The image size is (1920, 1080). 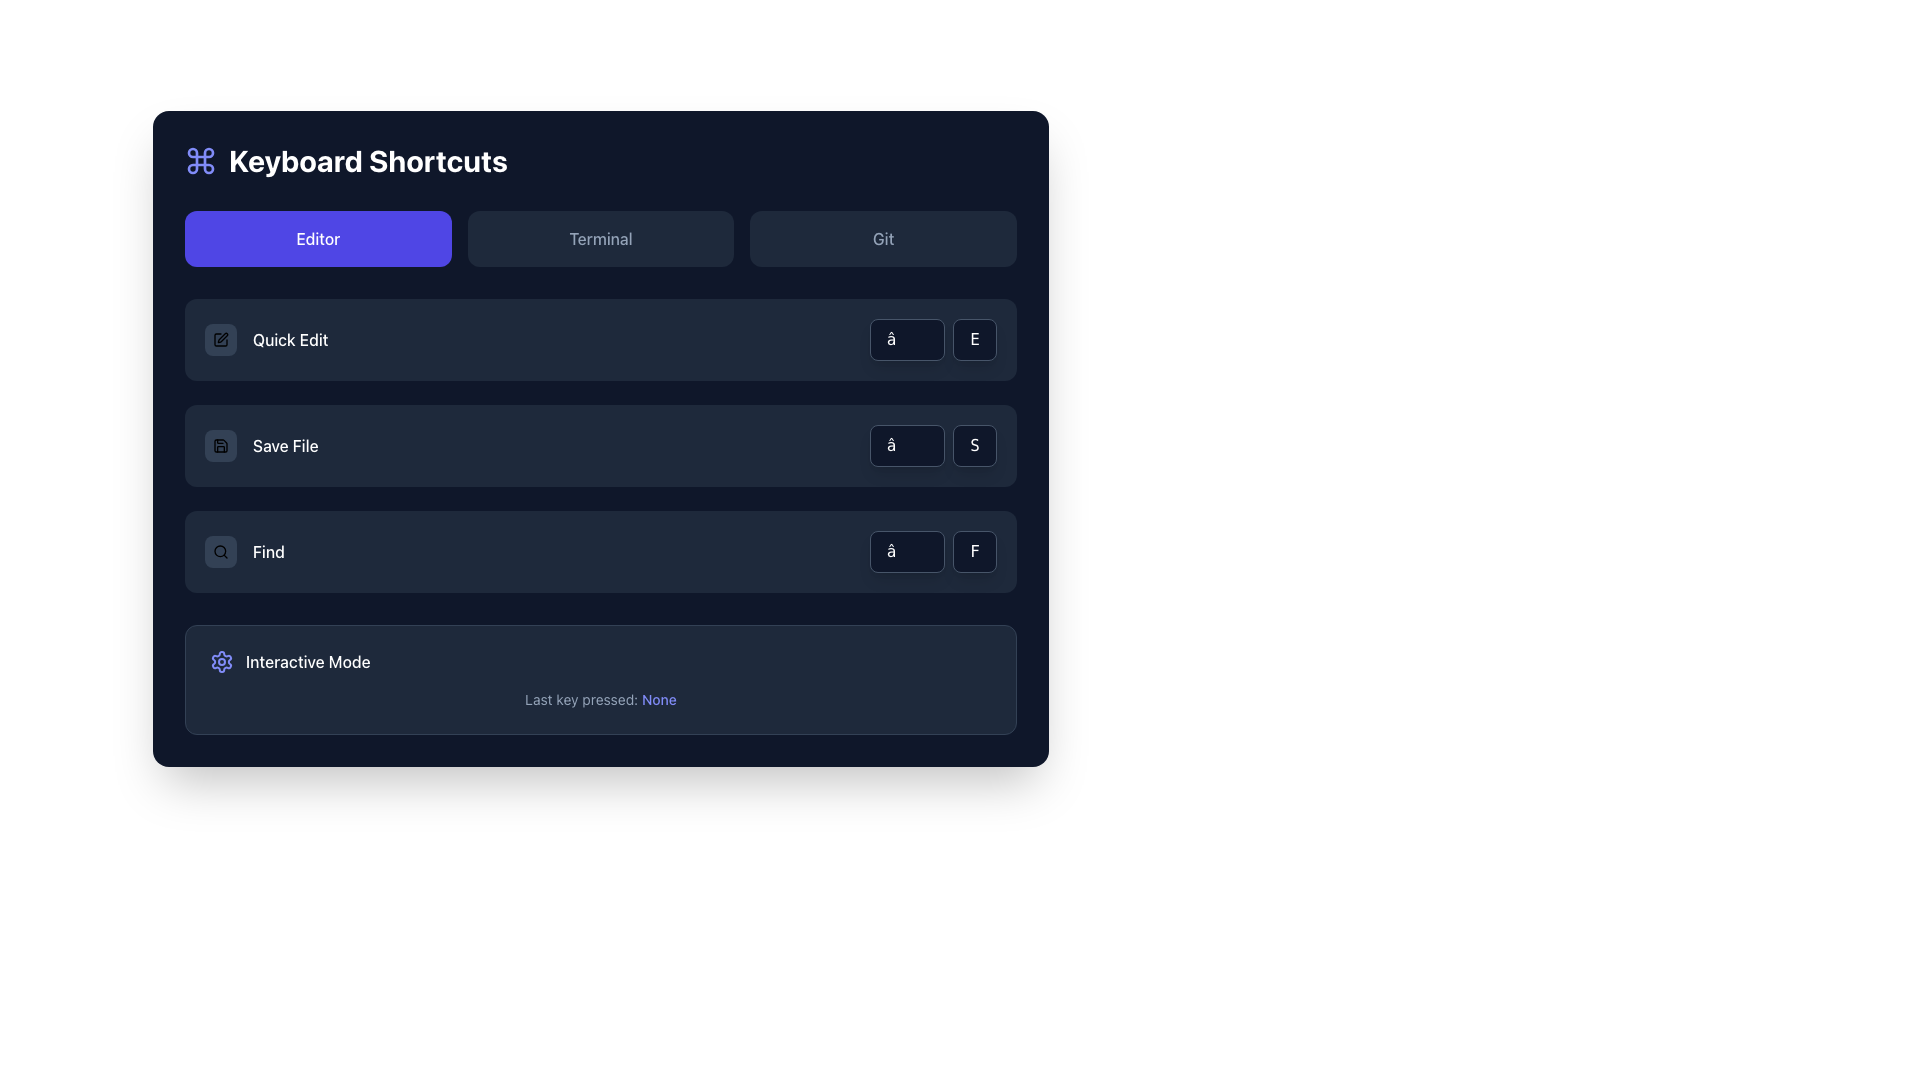 I want to click on the text label or heading for the 'Terminal' section located in the middle of the top panel labeled 'Keyboard Shortcuts', so click(x=599, y=238).